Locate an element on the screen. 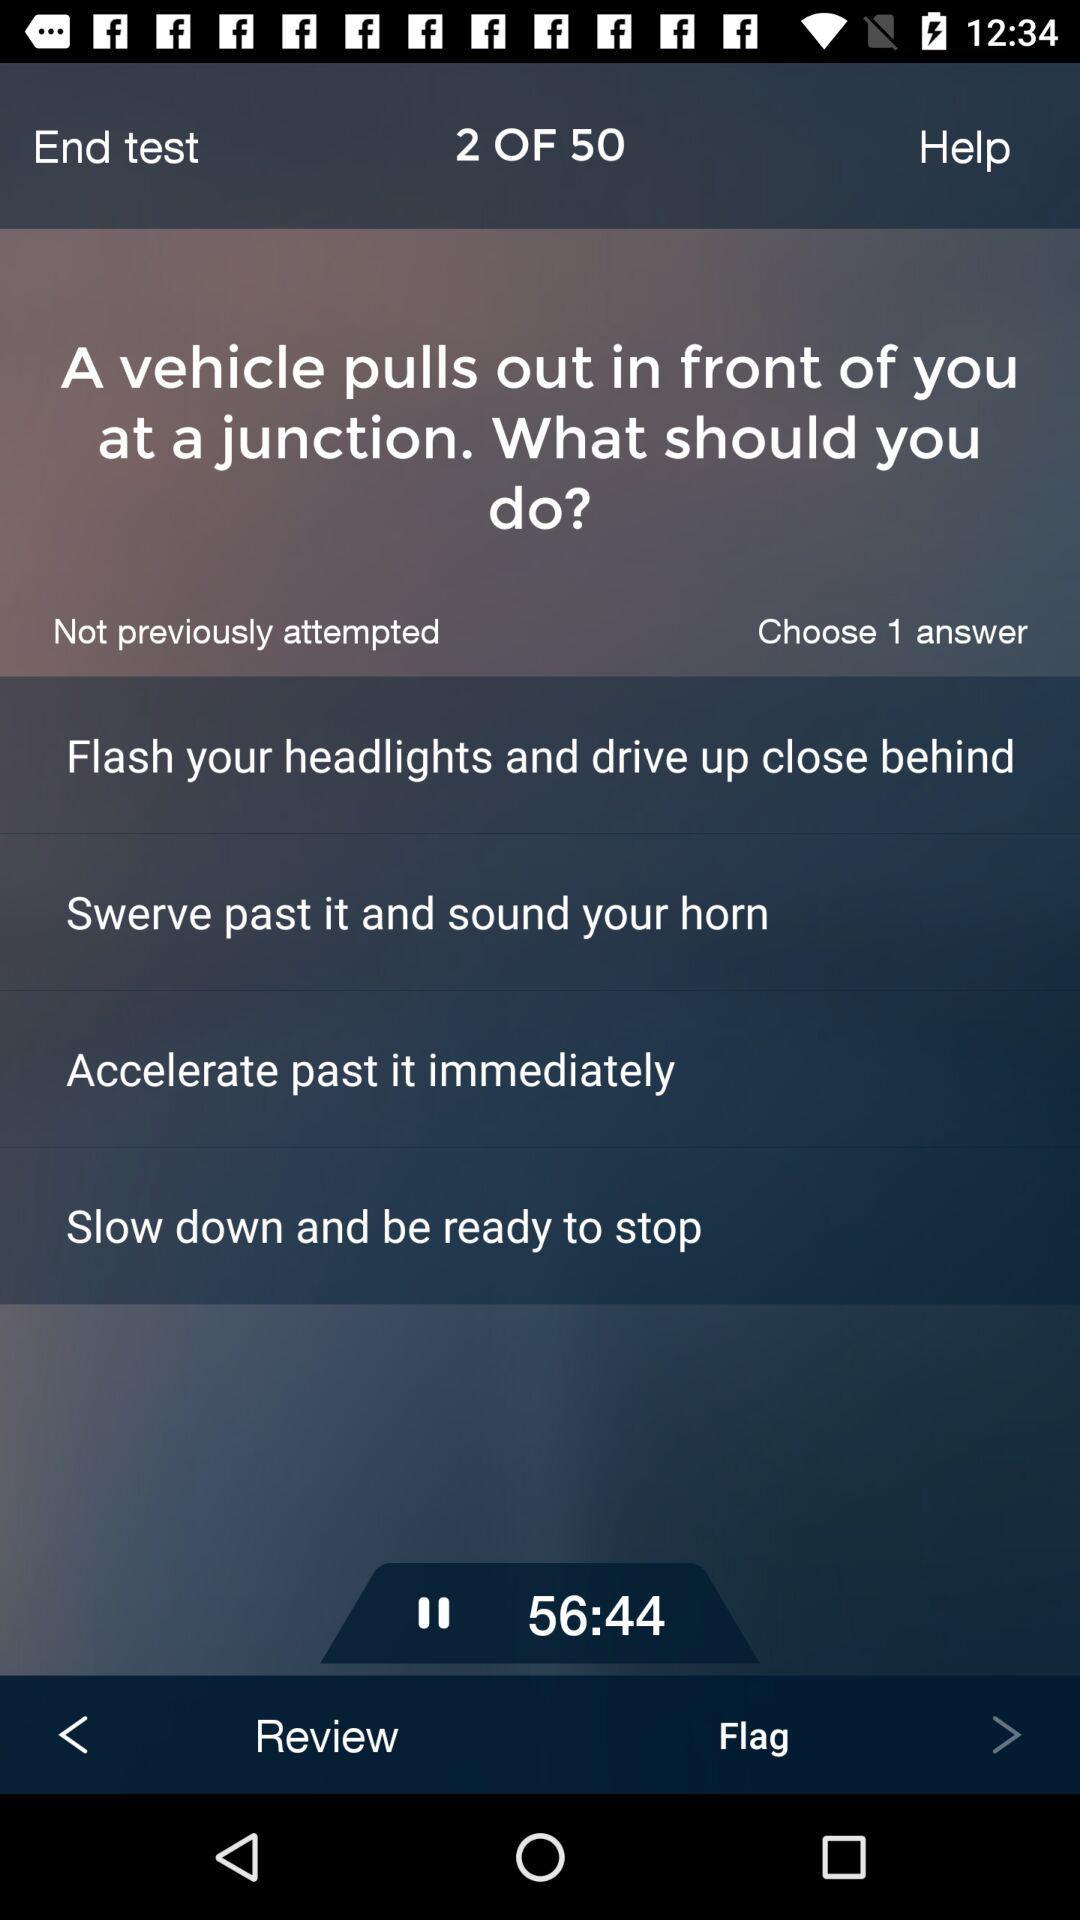 The width and height of the screenshot is (1080, 1920). the icon to the right of the review is located at coordinates (753, 1733).